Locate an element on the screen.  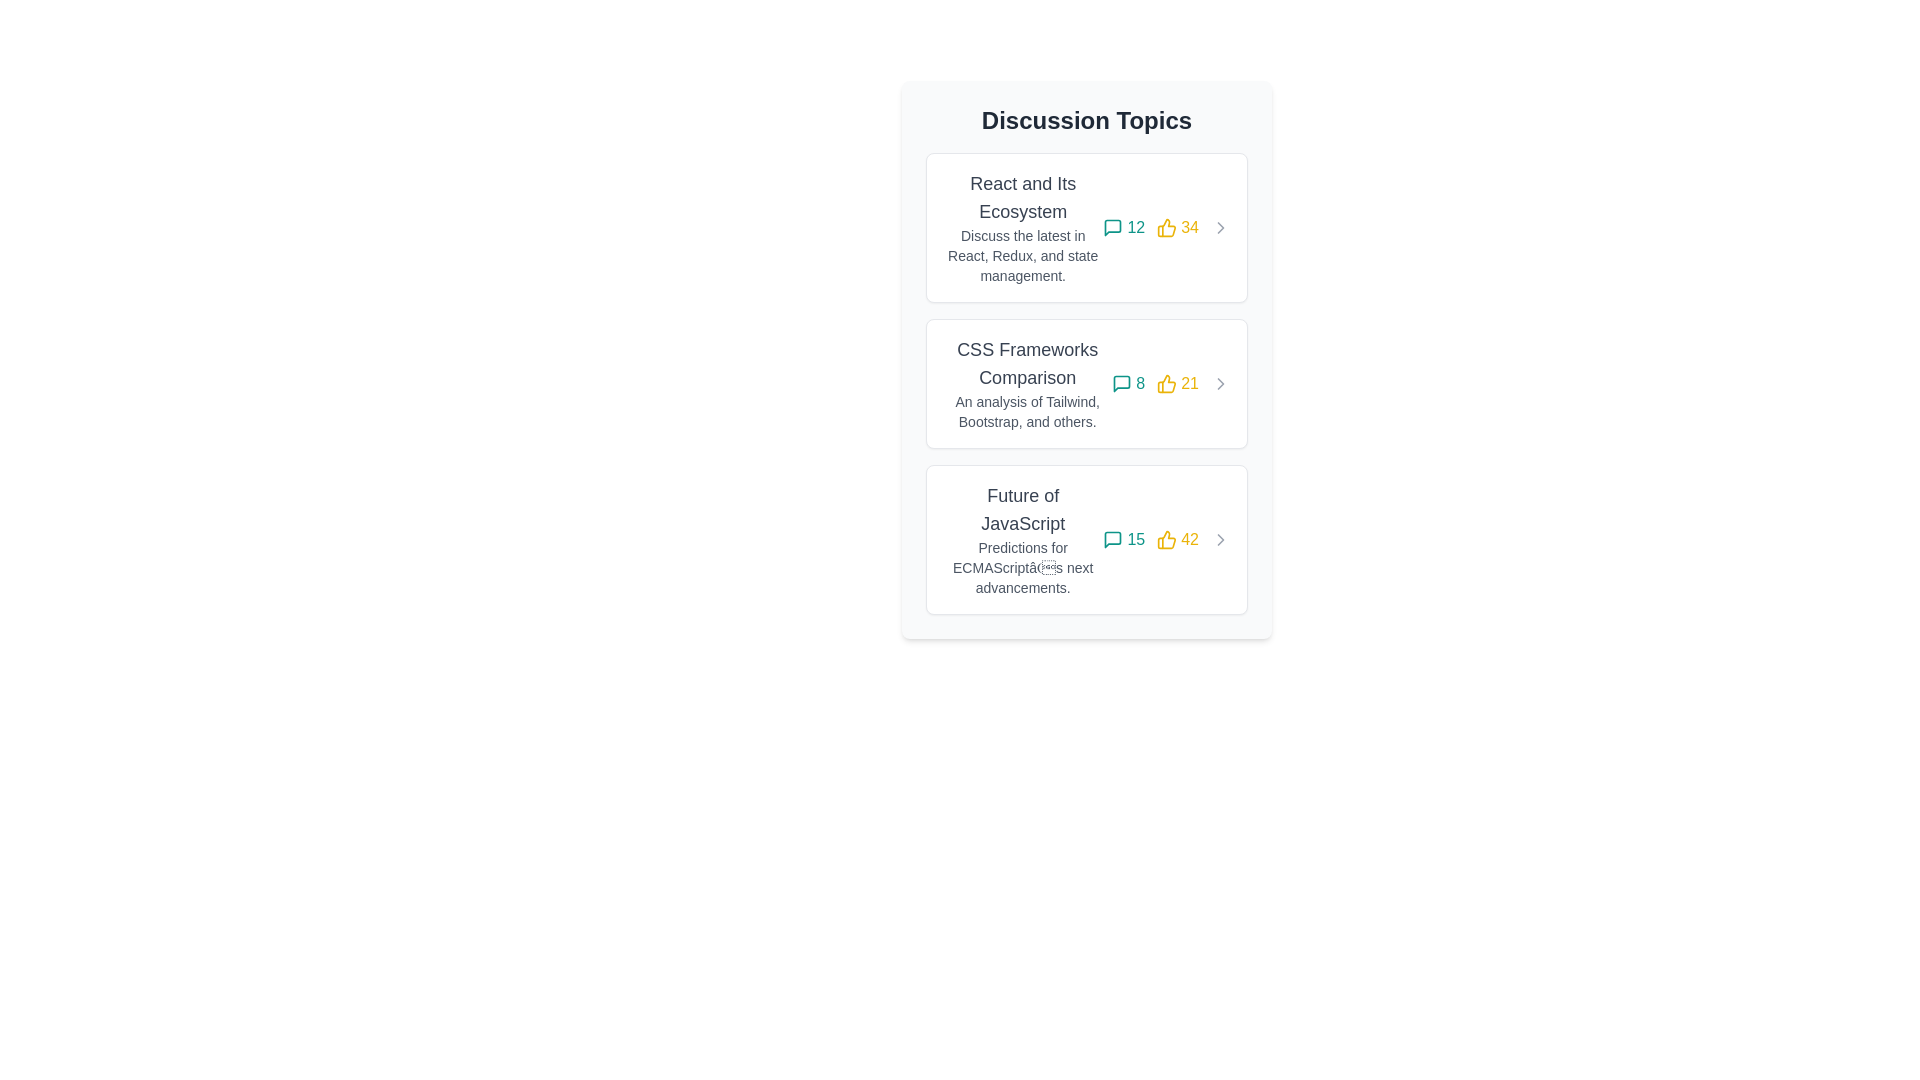
the static text label that serves as the title or header of the first discussion topic card, located at the top of the column of cards under 'Discussion Topics' is located at coordinates (1023, 197).